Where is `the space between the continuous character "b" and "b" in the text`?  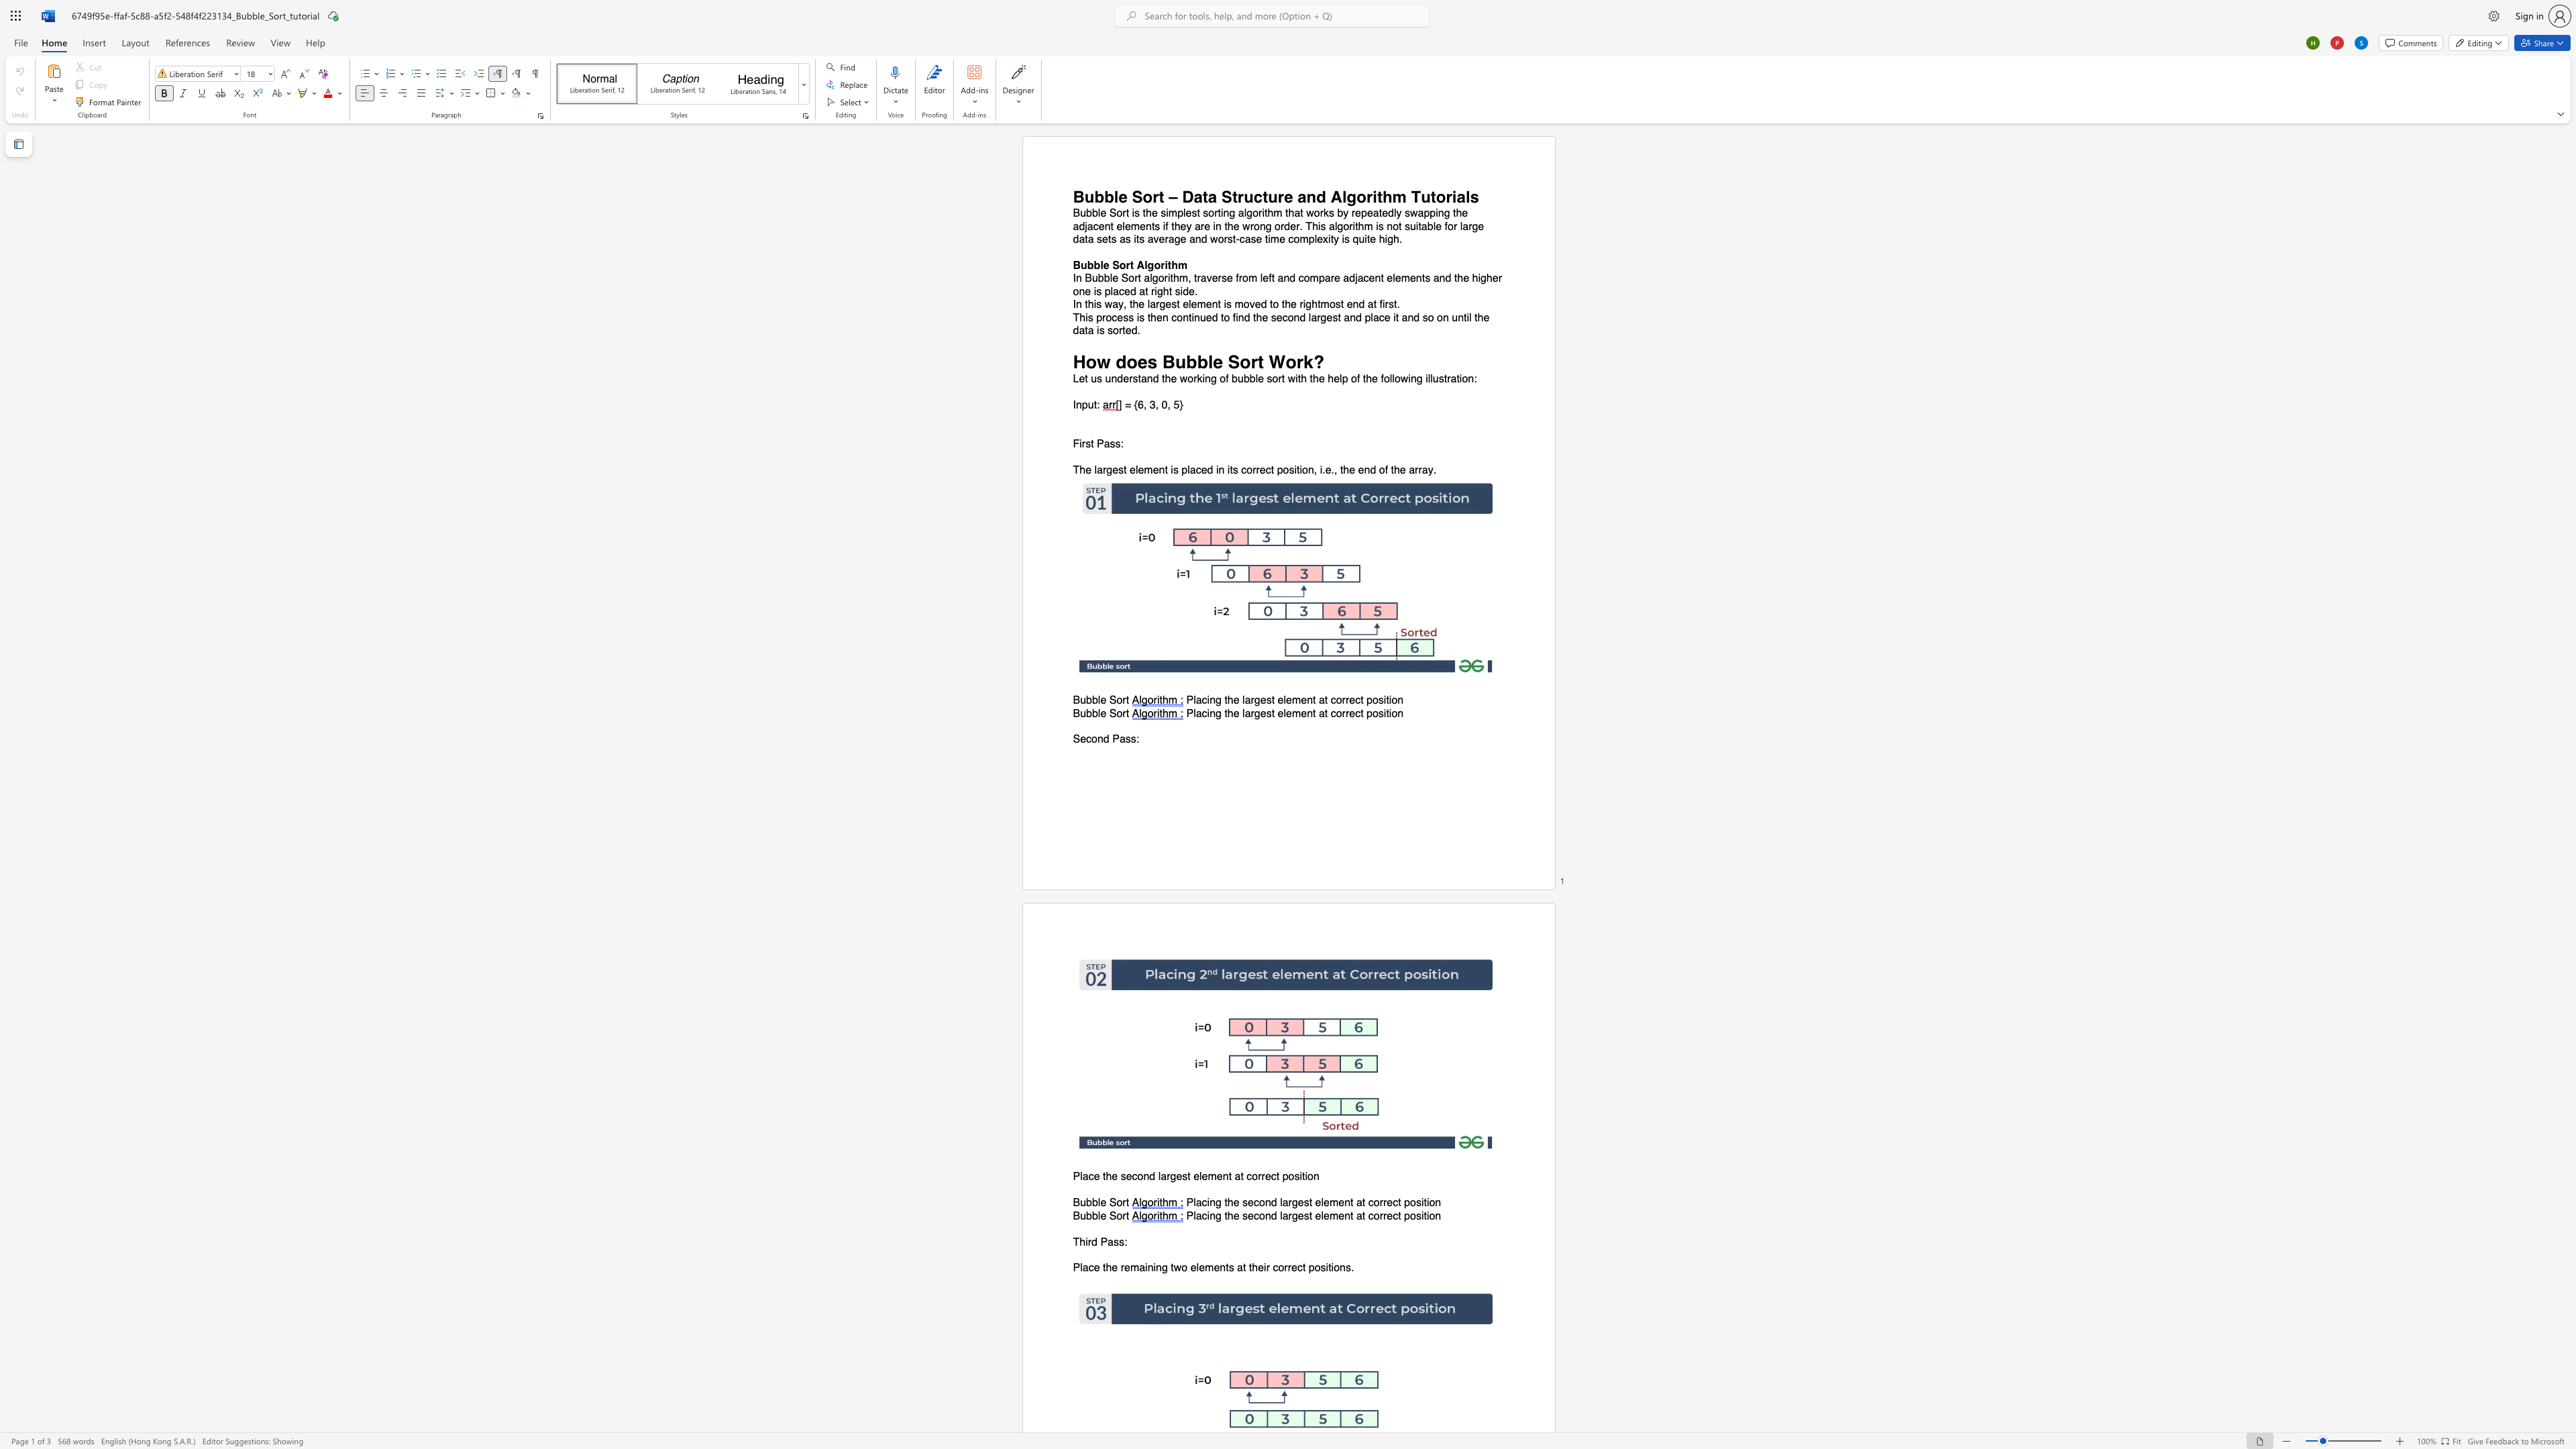
the space between the continuous character "b" and "b" in the text is located at coordinates (1093, 264).